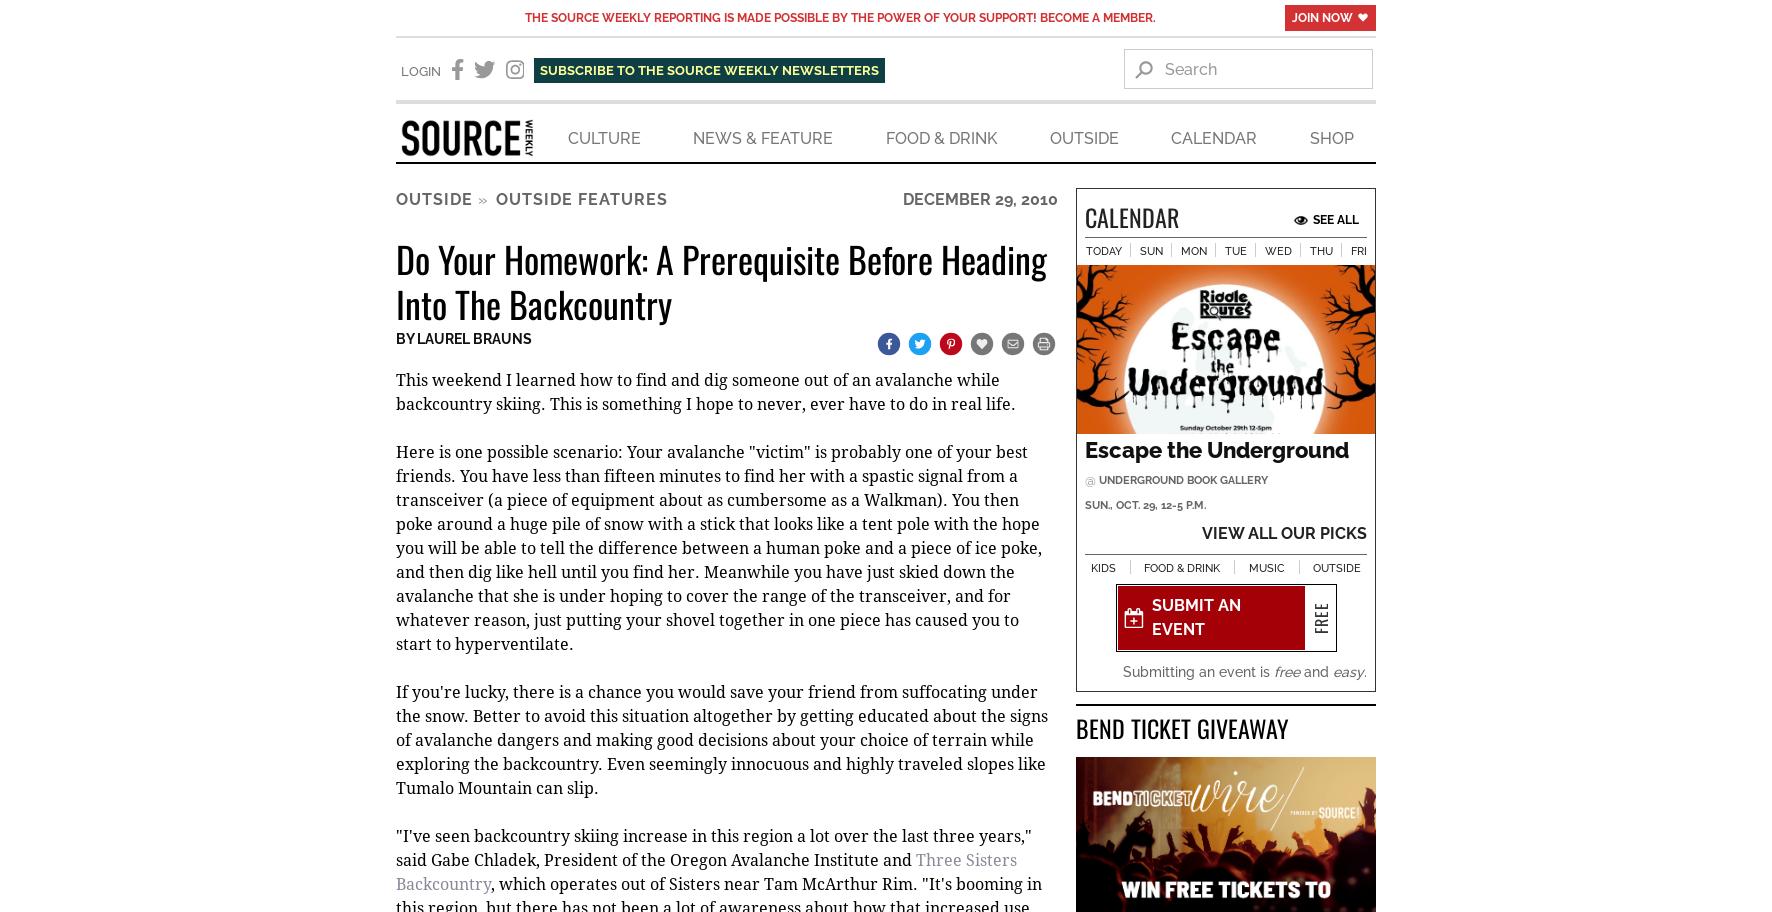  Describe the element at coordinates (1075, 727) in the screenshot. I see `'Bend Ticket Giveaway'` at that location.